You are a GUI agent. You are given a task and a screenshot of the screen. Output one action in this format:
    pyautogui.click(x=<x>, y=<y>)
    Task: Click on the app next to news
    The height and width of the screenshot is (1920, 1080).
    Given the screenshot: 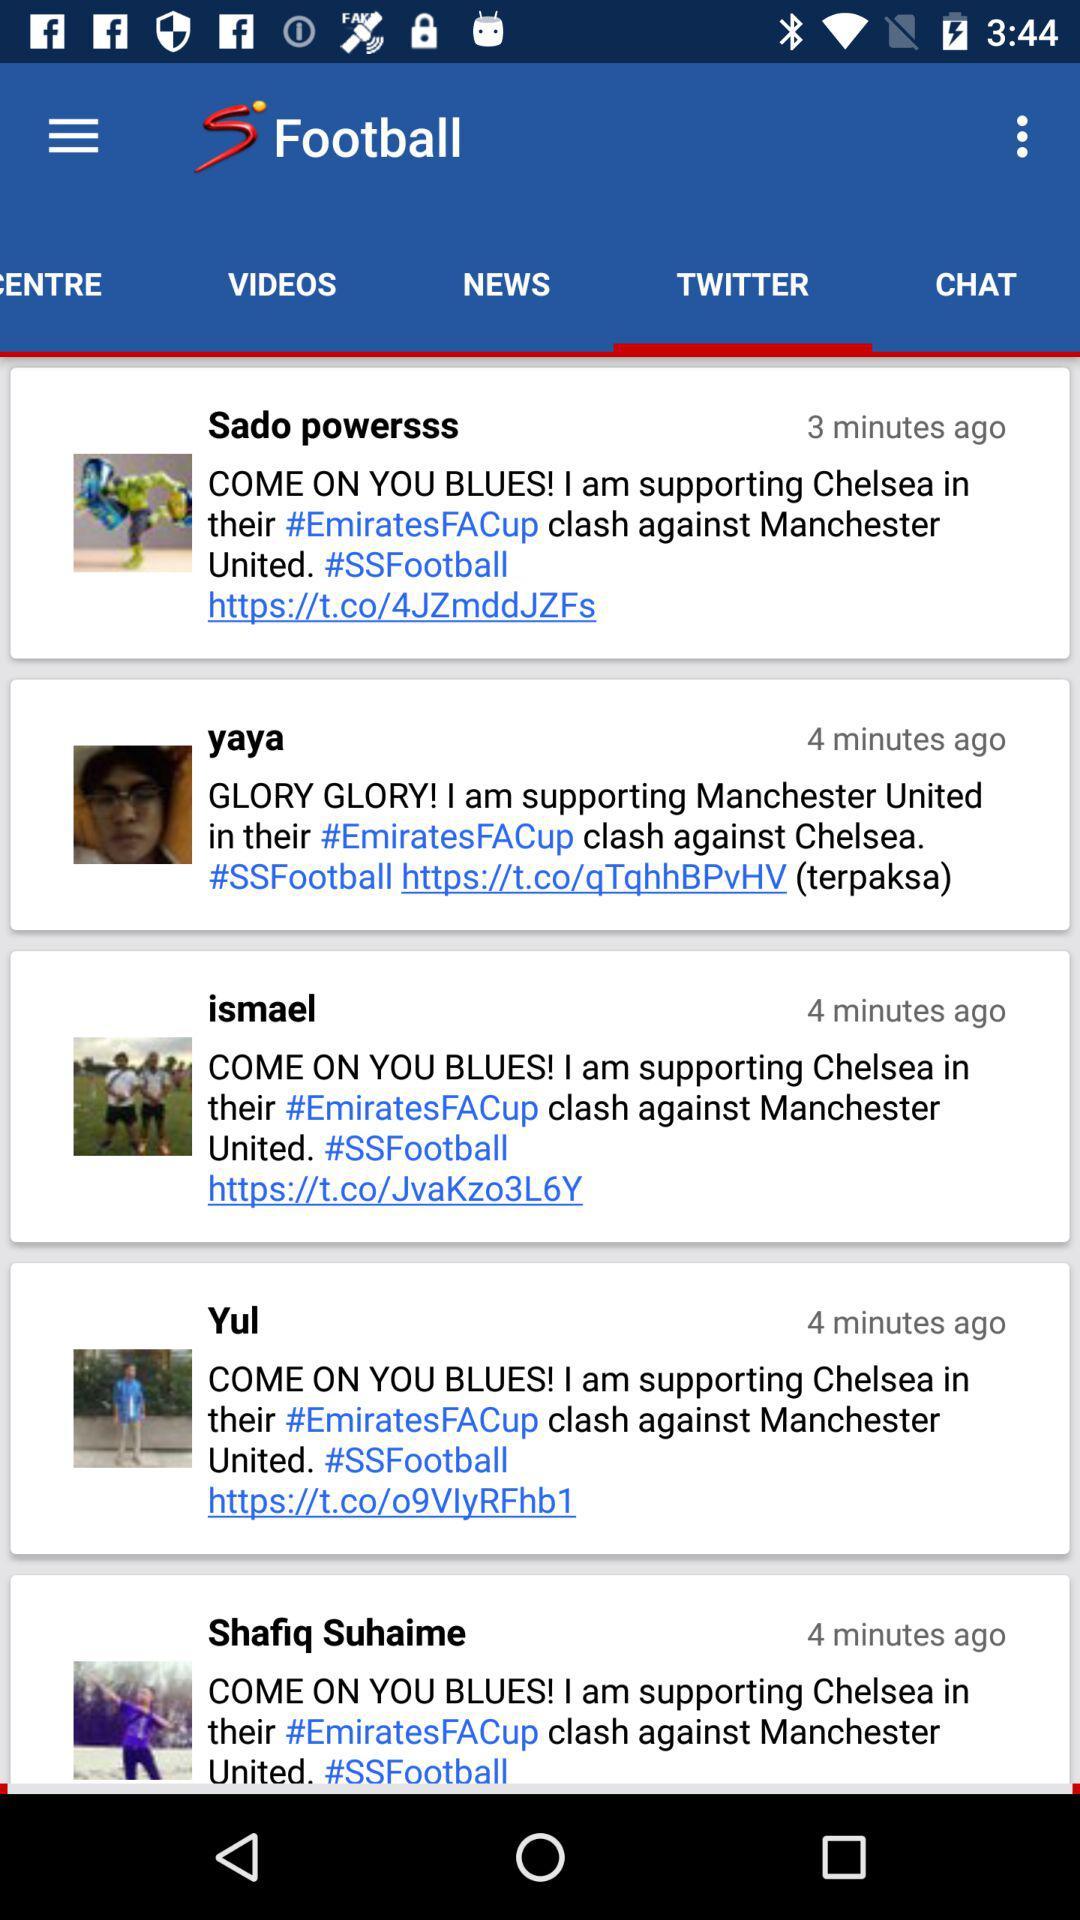 What is the action you would take?
    pyautogui.click(x=282, y=282)
    